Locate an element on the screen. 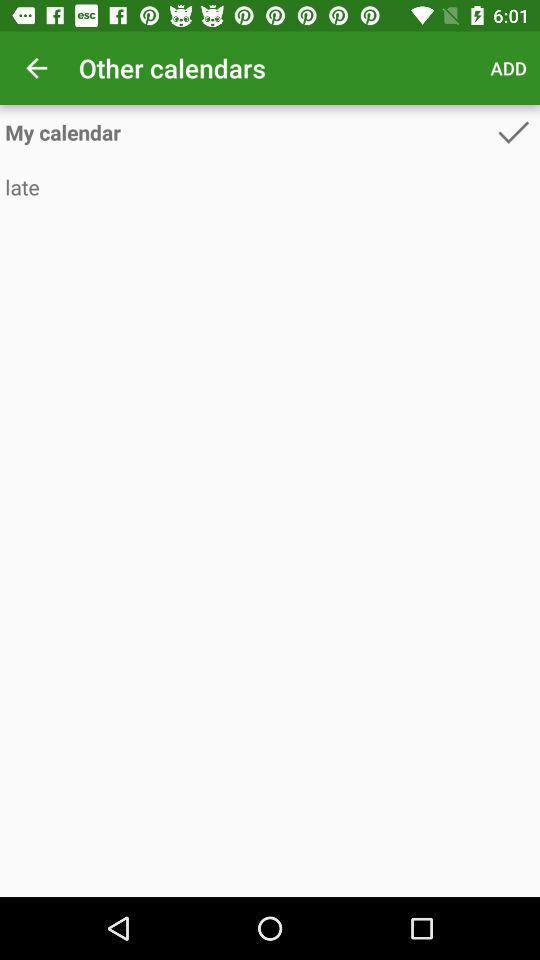  item to the right of the my calendar item is located at coordinates (513, 131).